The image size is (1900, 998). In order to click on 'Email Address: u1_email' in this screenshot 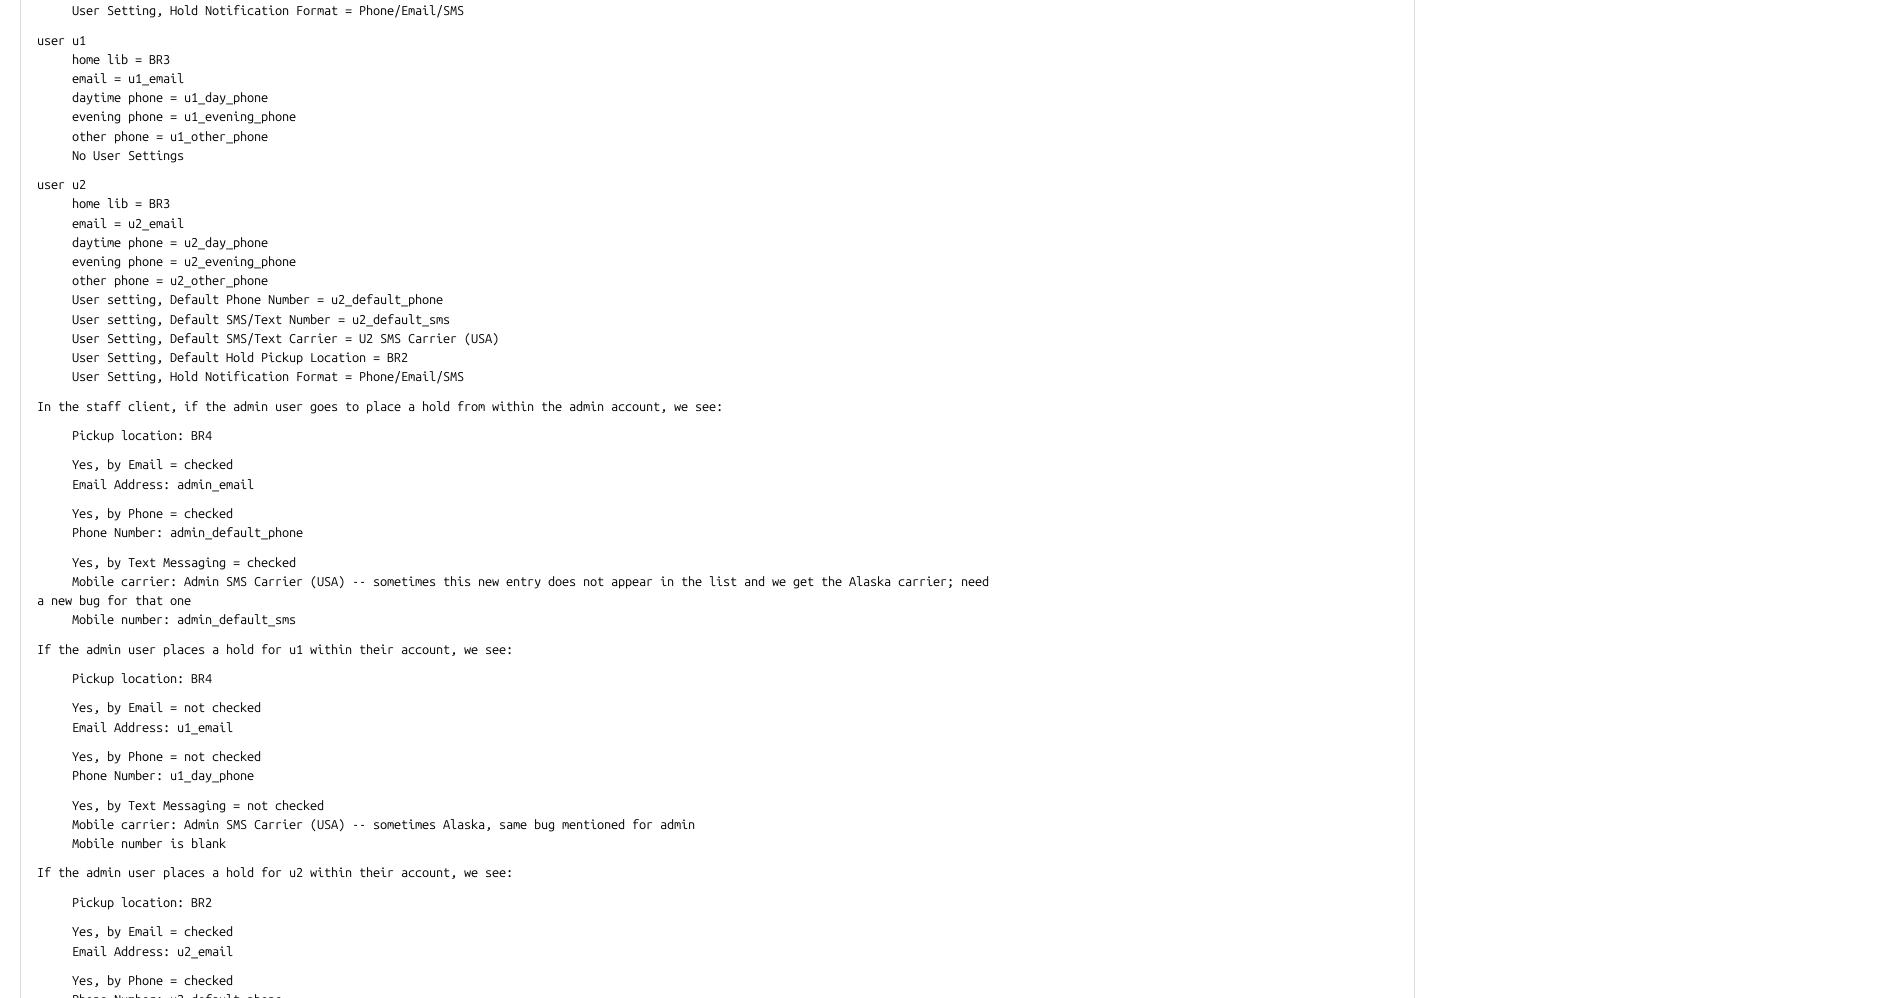, I will do `click(37, 726)`.